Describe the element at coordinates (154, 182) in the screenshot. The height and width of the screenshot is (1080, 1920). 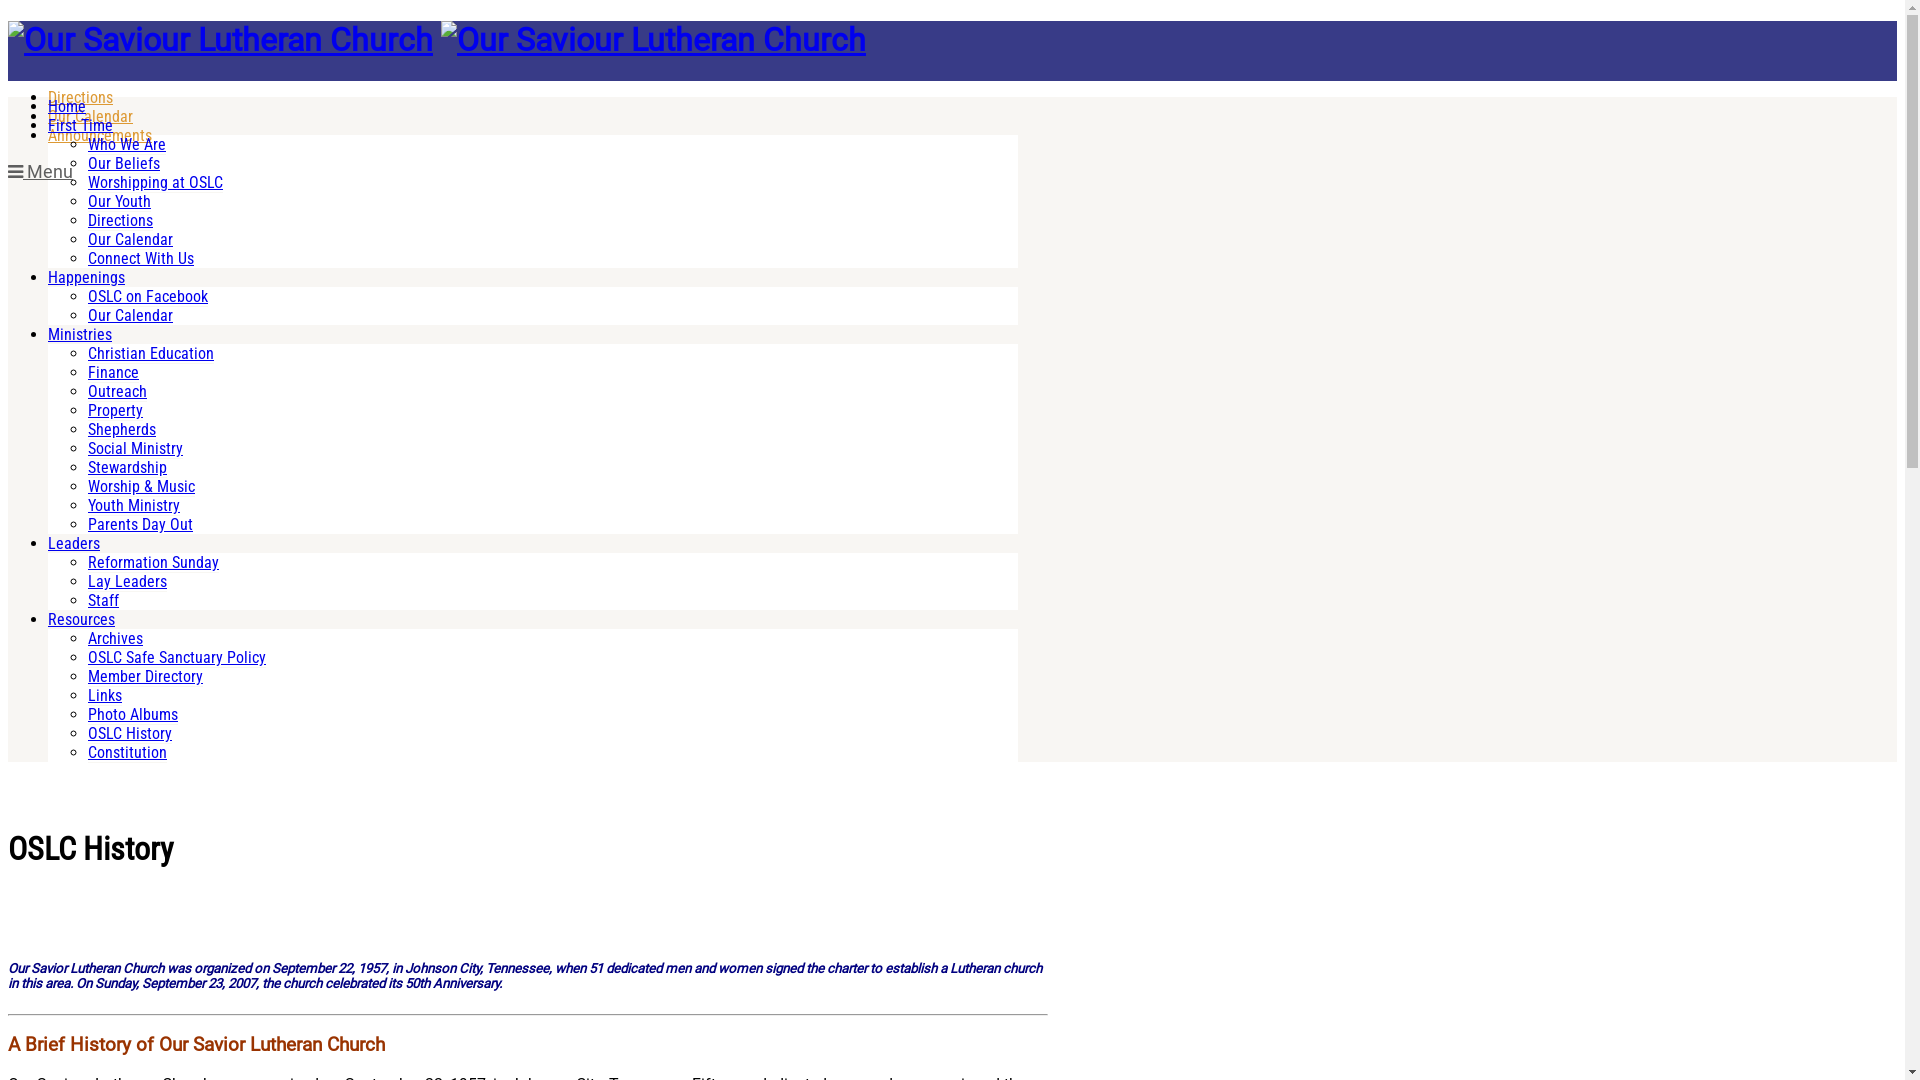
I see `'Worshipping at OSLC'` at that location.